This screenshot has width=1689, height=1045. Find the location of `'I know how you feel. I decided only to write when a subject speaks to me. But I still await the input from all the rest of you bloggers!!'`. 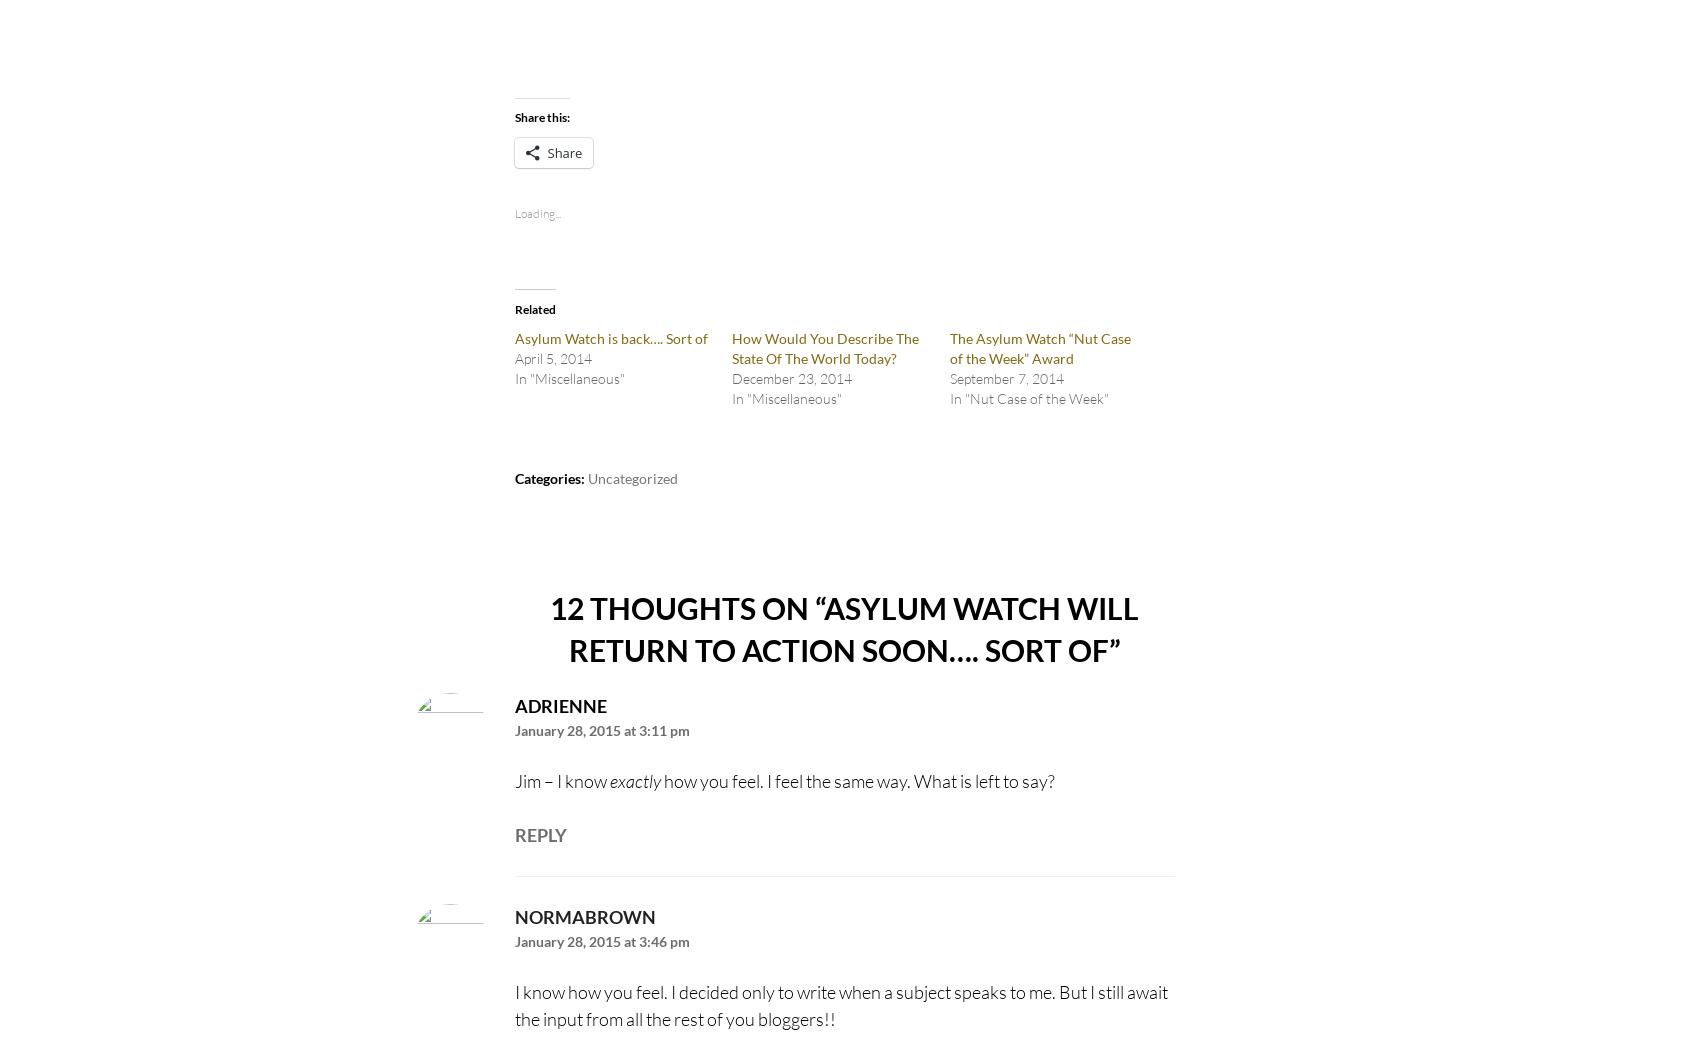

'I know how you feel. I decided only to write when a subject speaks to me. But I still await the input from all the rest of you bloggers!!' is located at coordinates (839, 1005).